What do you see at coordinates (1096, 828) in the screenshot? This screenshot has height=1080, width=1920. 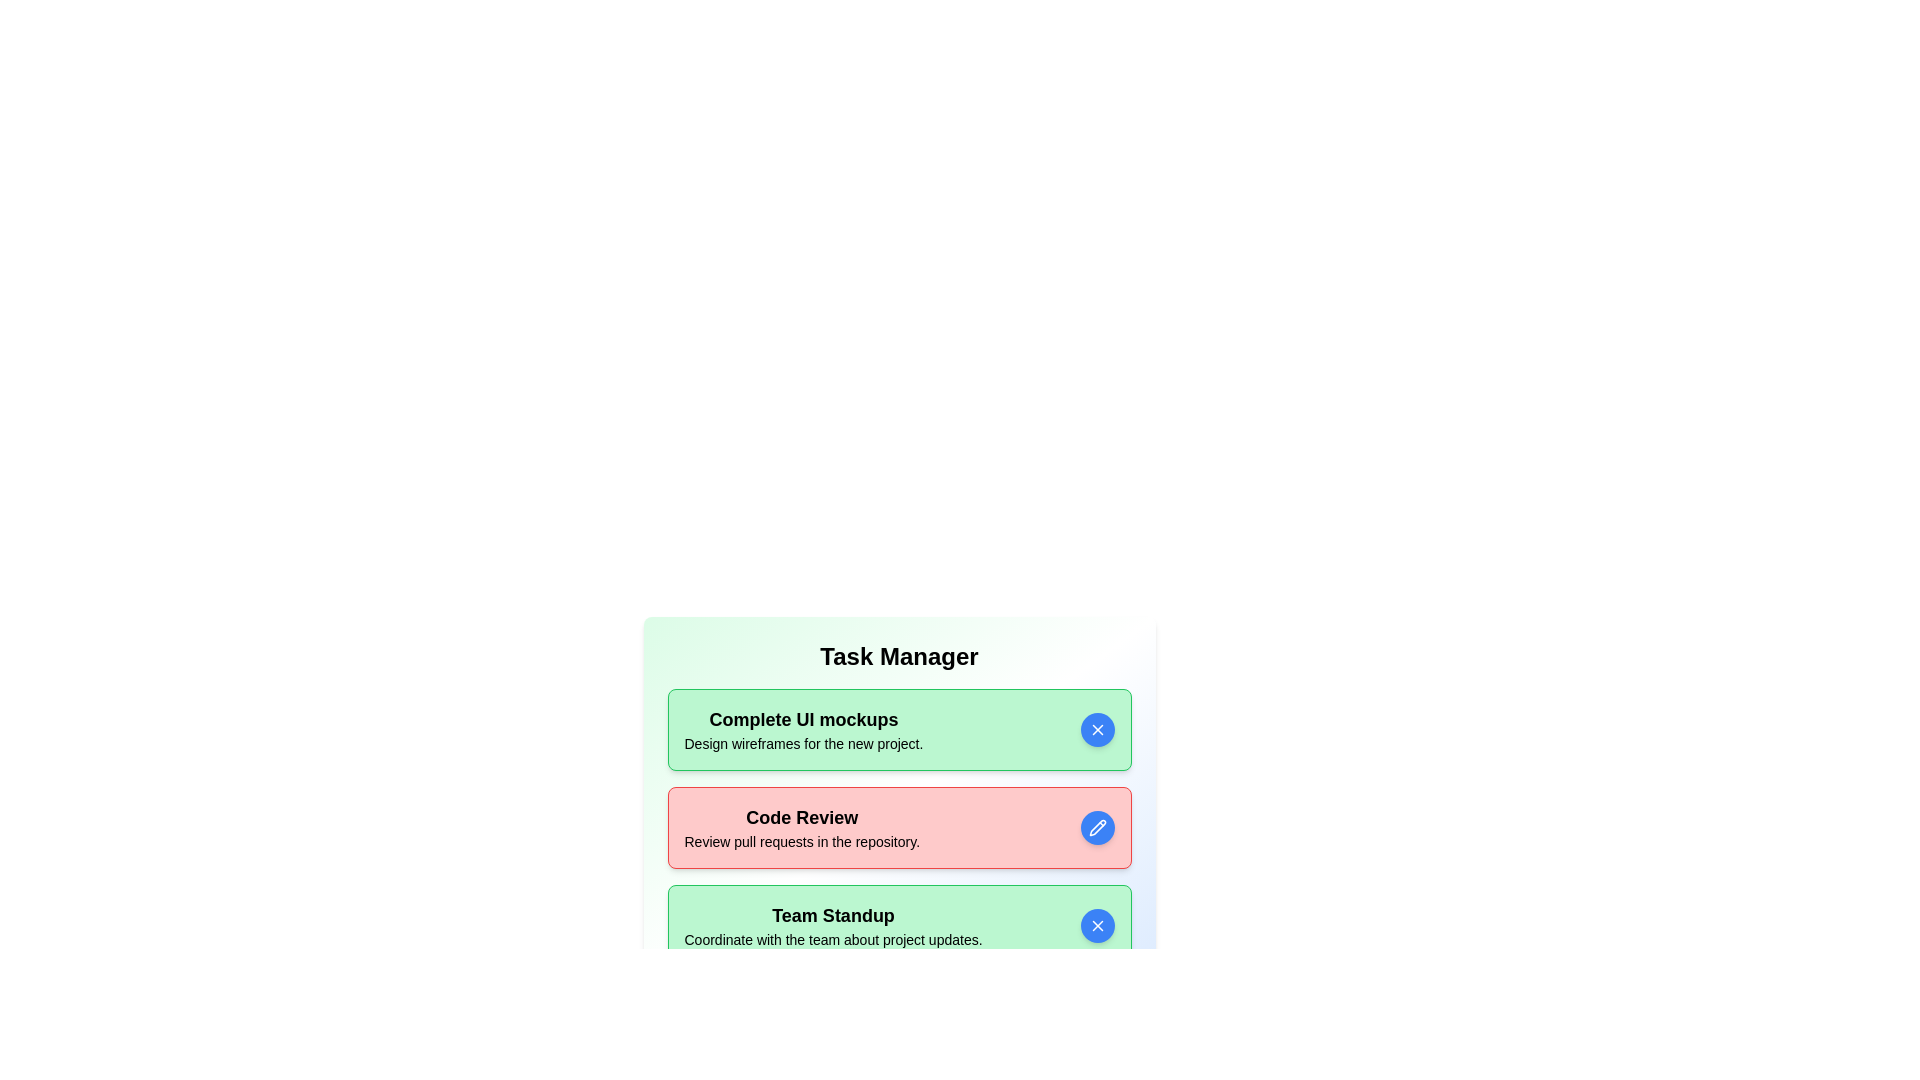 I see `toggle button for the task with title Code Review to change its active state` at bounding box center [1096, 828].